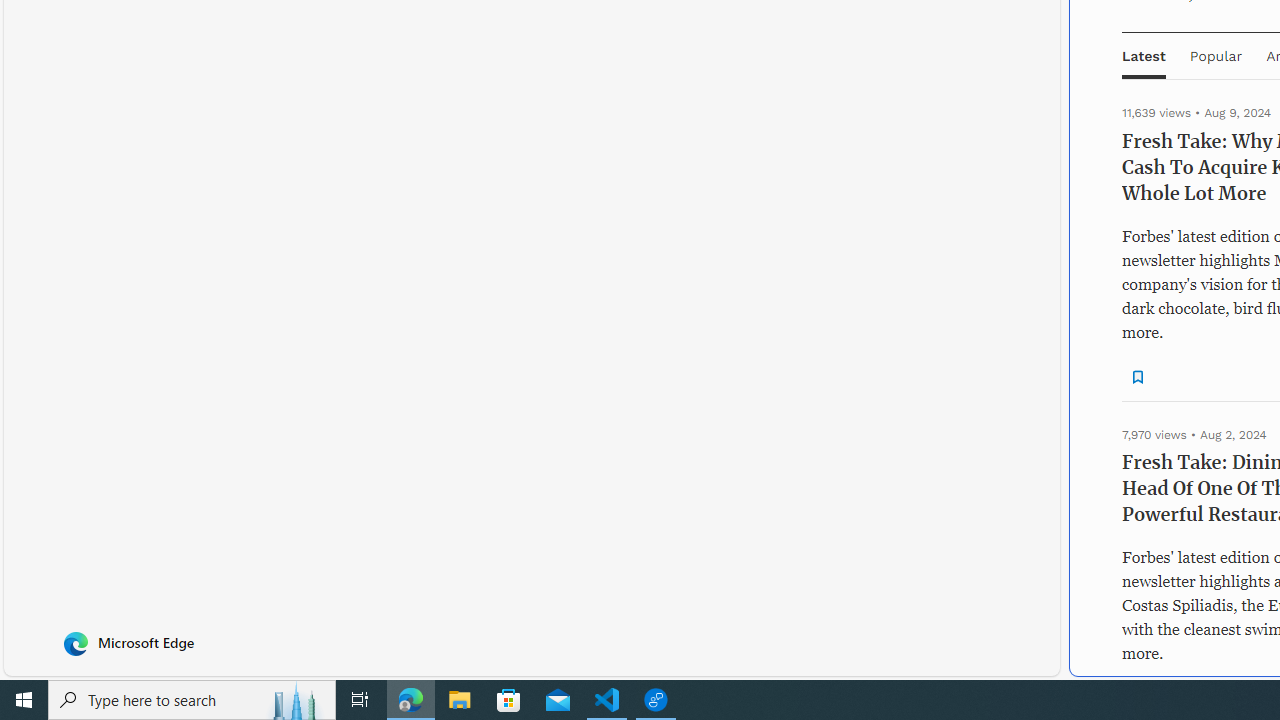  What do you see at coordinates (1215, 55) in the screenshot?
I see `'Popular'` at bounding box center [1215, 55].